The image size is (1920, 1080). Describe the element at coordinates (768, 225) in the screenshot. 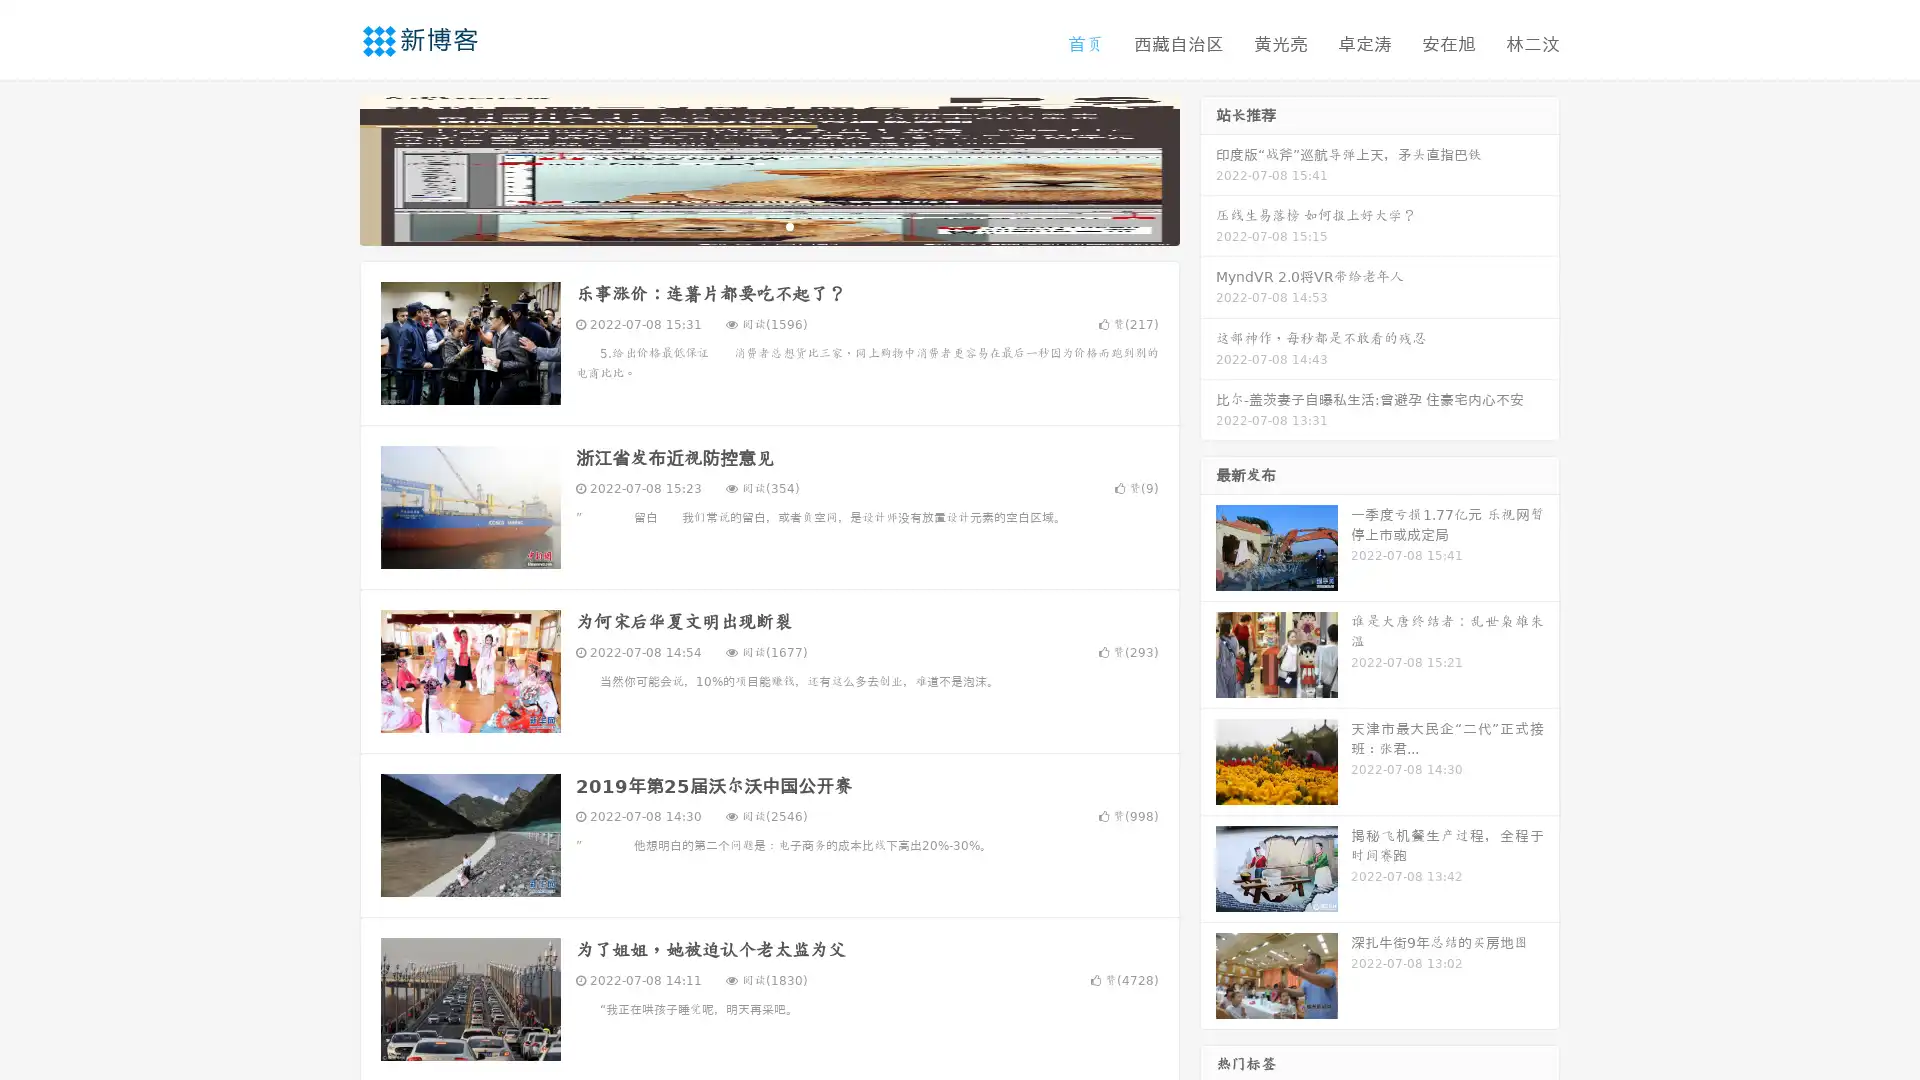

I see `Go to slide 2` at that location.